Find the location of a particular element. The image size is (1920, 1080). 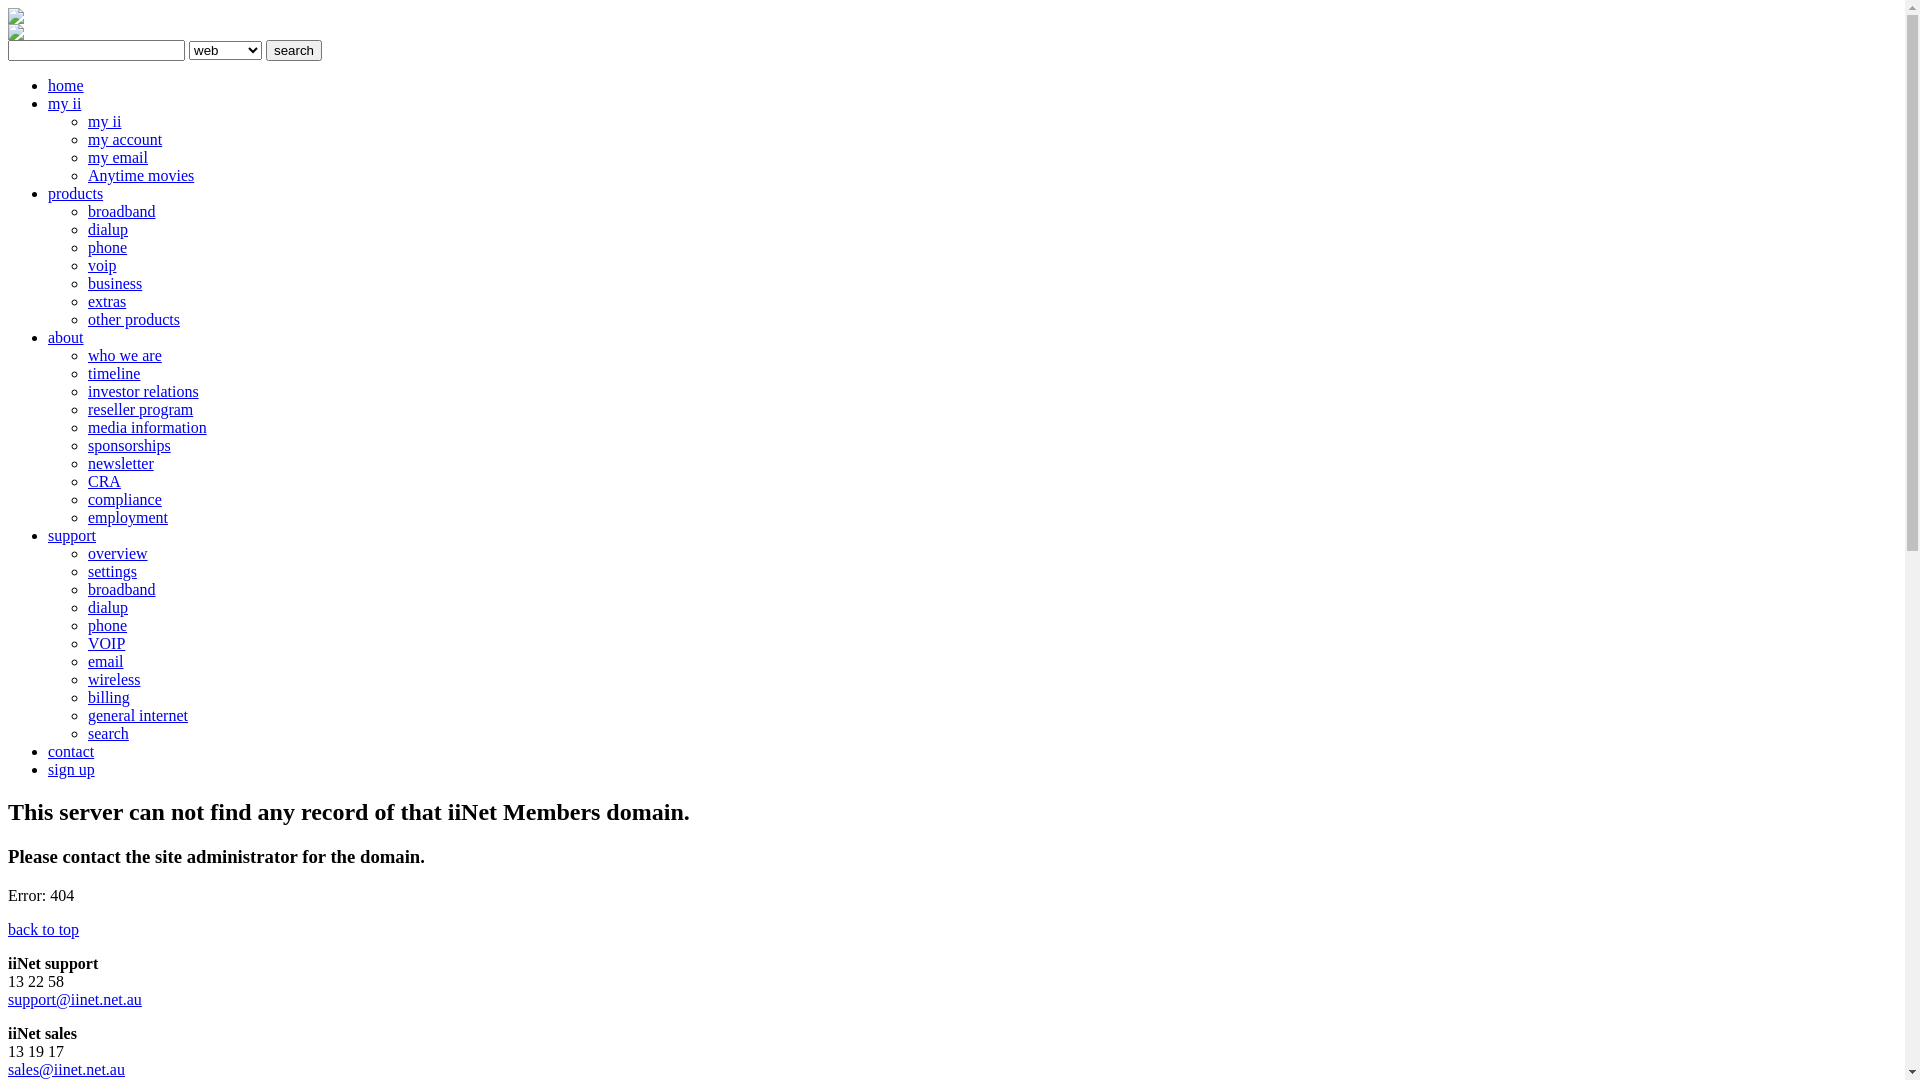

'home' is located at coordinates (48, 84).